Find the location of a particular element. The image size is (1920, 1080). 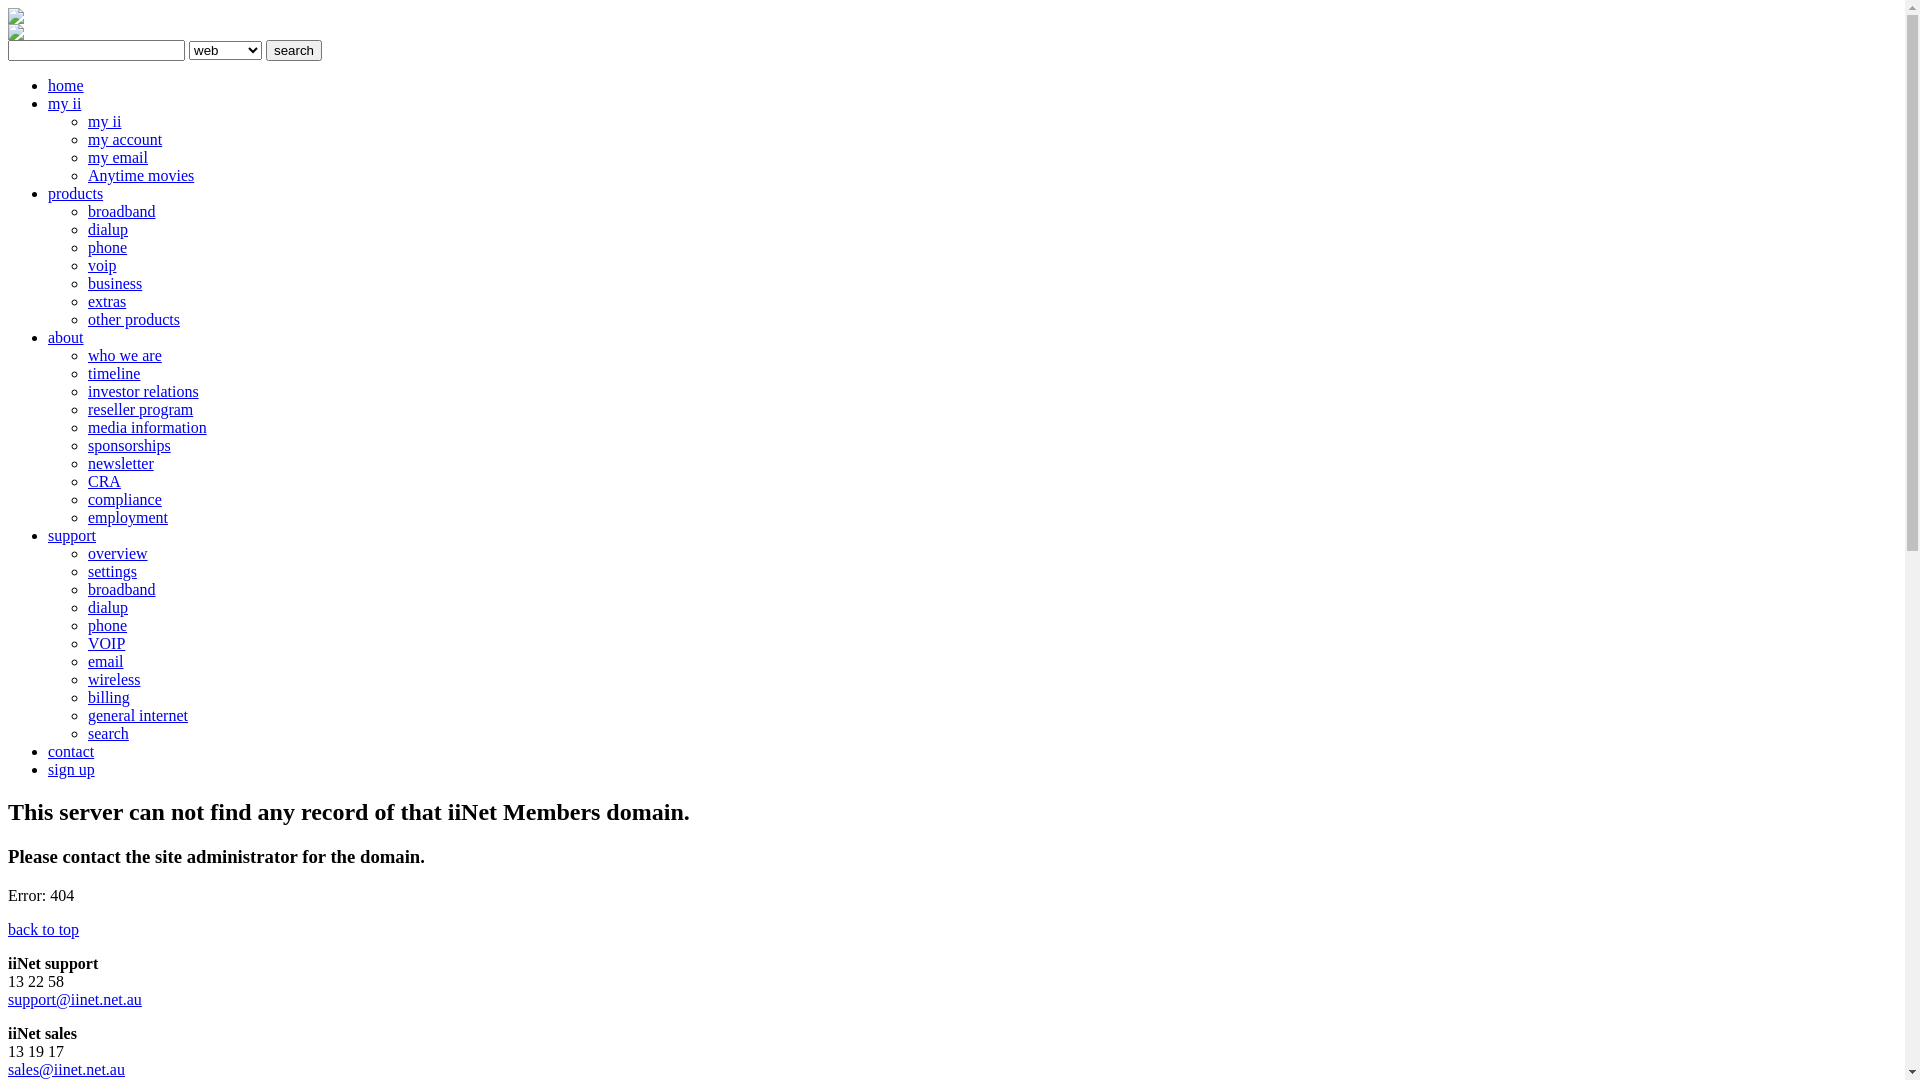

'home' is located at coordinates (48, 84).